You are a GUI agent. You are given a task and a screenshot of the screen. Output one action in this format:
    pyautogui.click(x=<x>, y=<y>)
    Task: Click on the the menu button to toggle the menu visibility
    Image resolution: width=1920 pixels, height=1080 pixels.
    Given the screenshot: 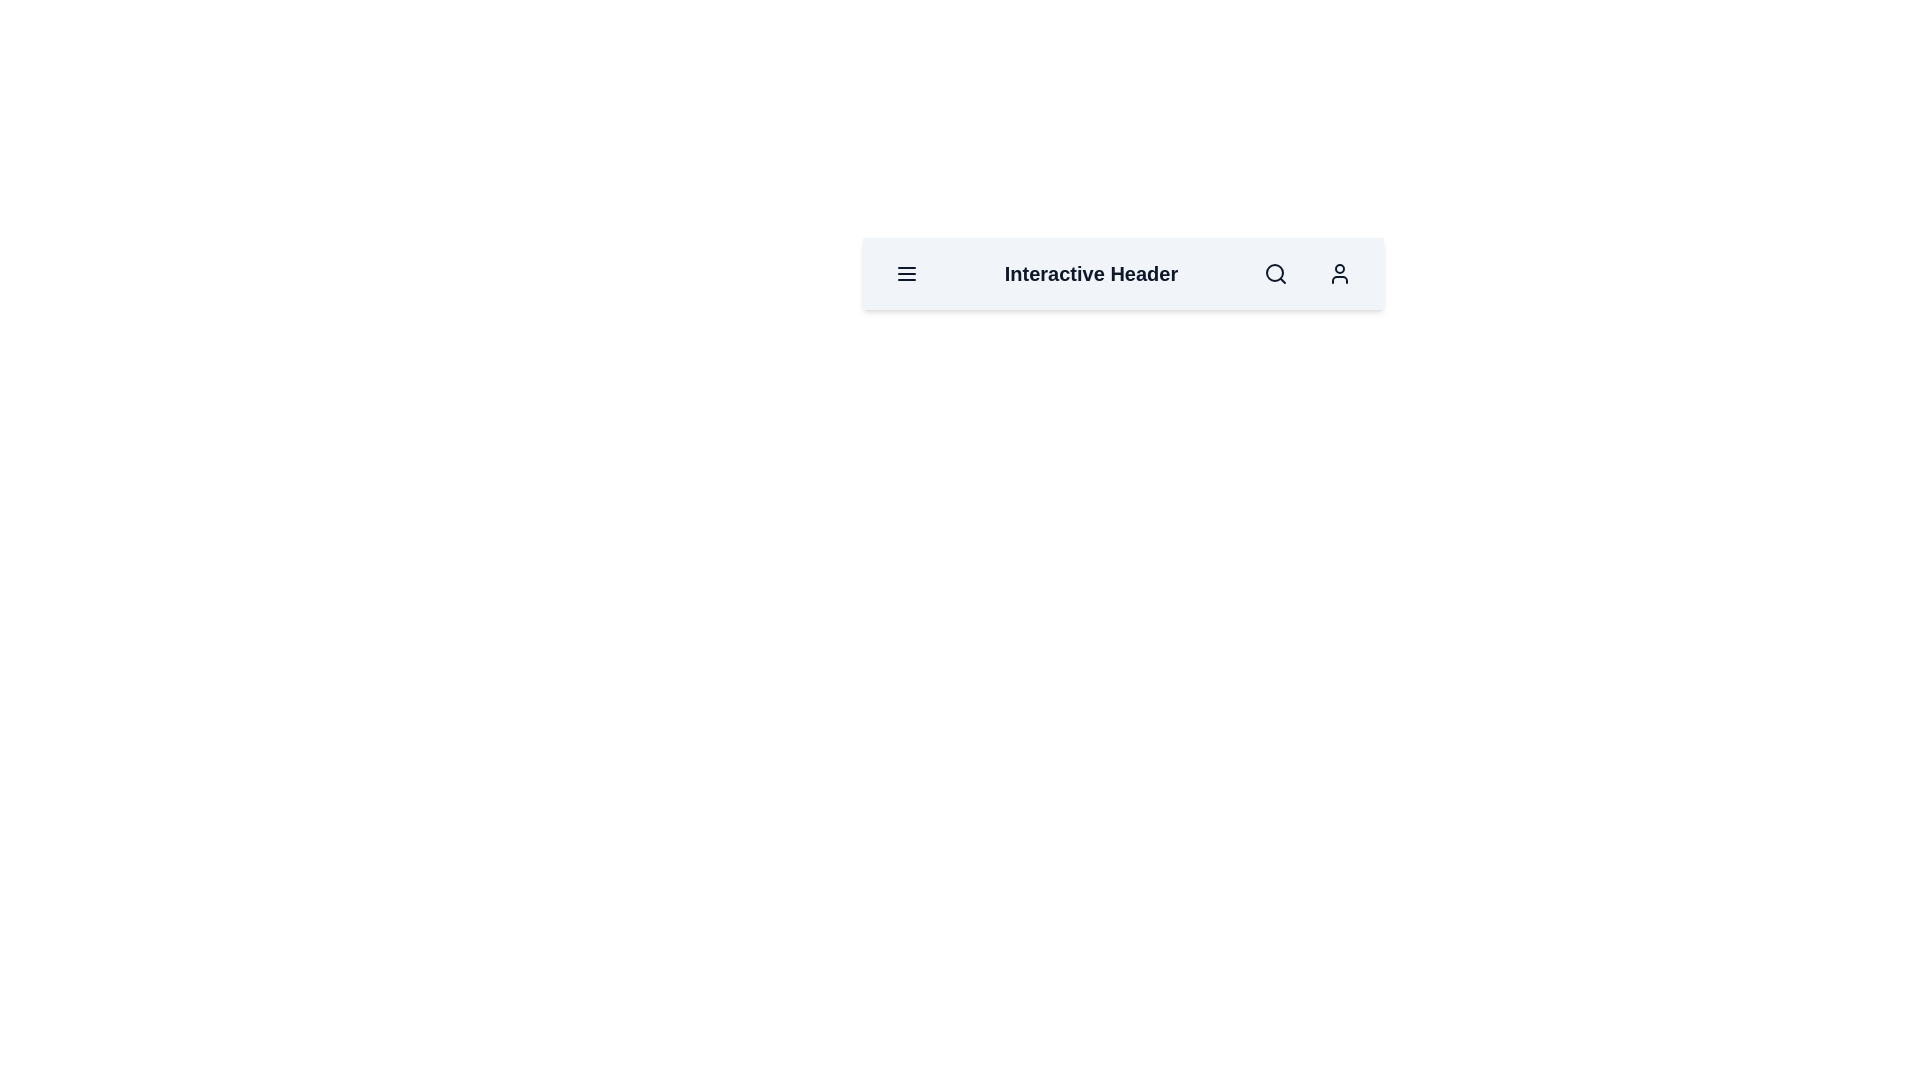 What is the action you would take?
    pyautogui.click(x=906, y=273)
    